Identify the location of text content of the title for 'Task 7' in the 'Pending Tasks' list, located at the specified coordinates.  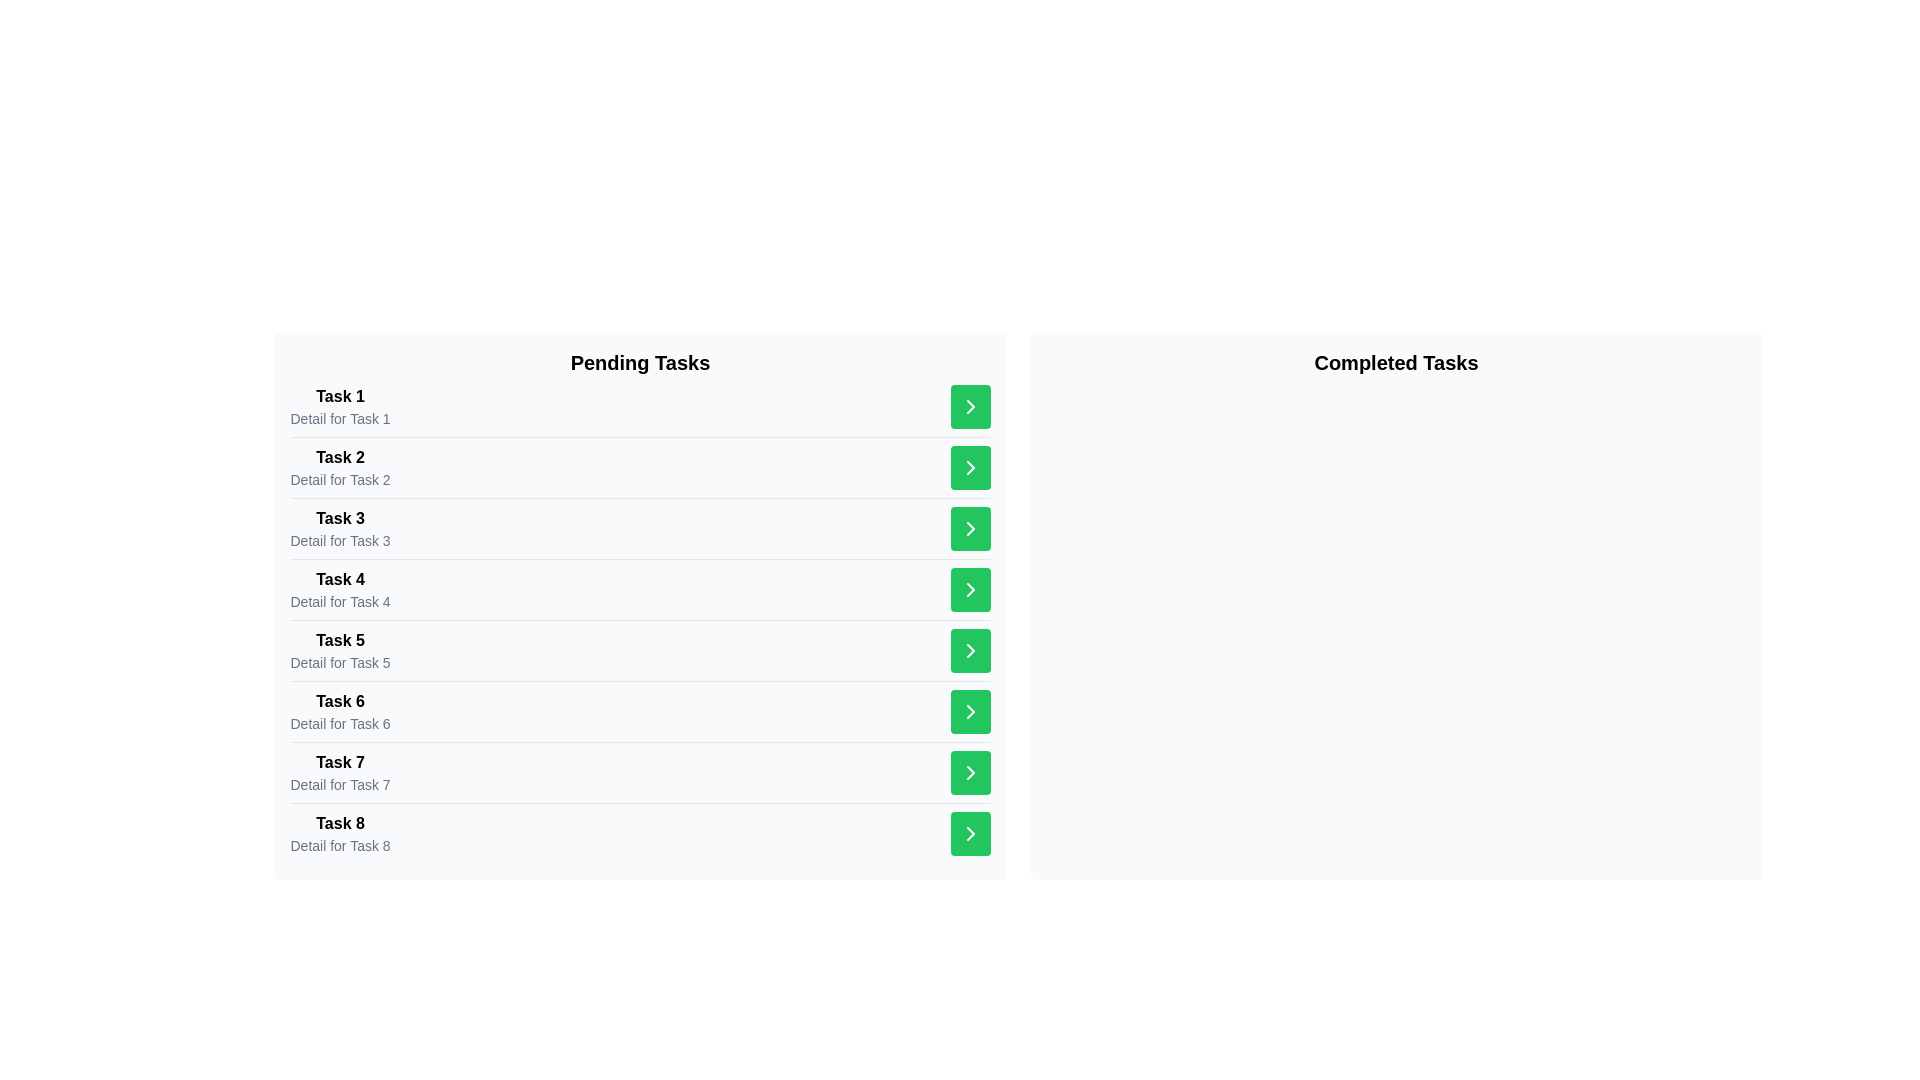
(340, 763).